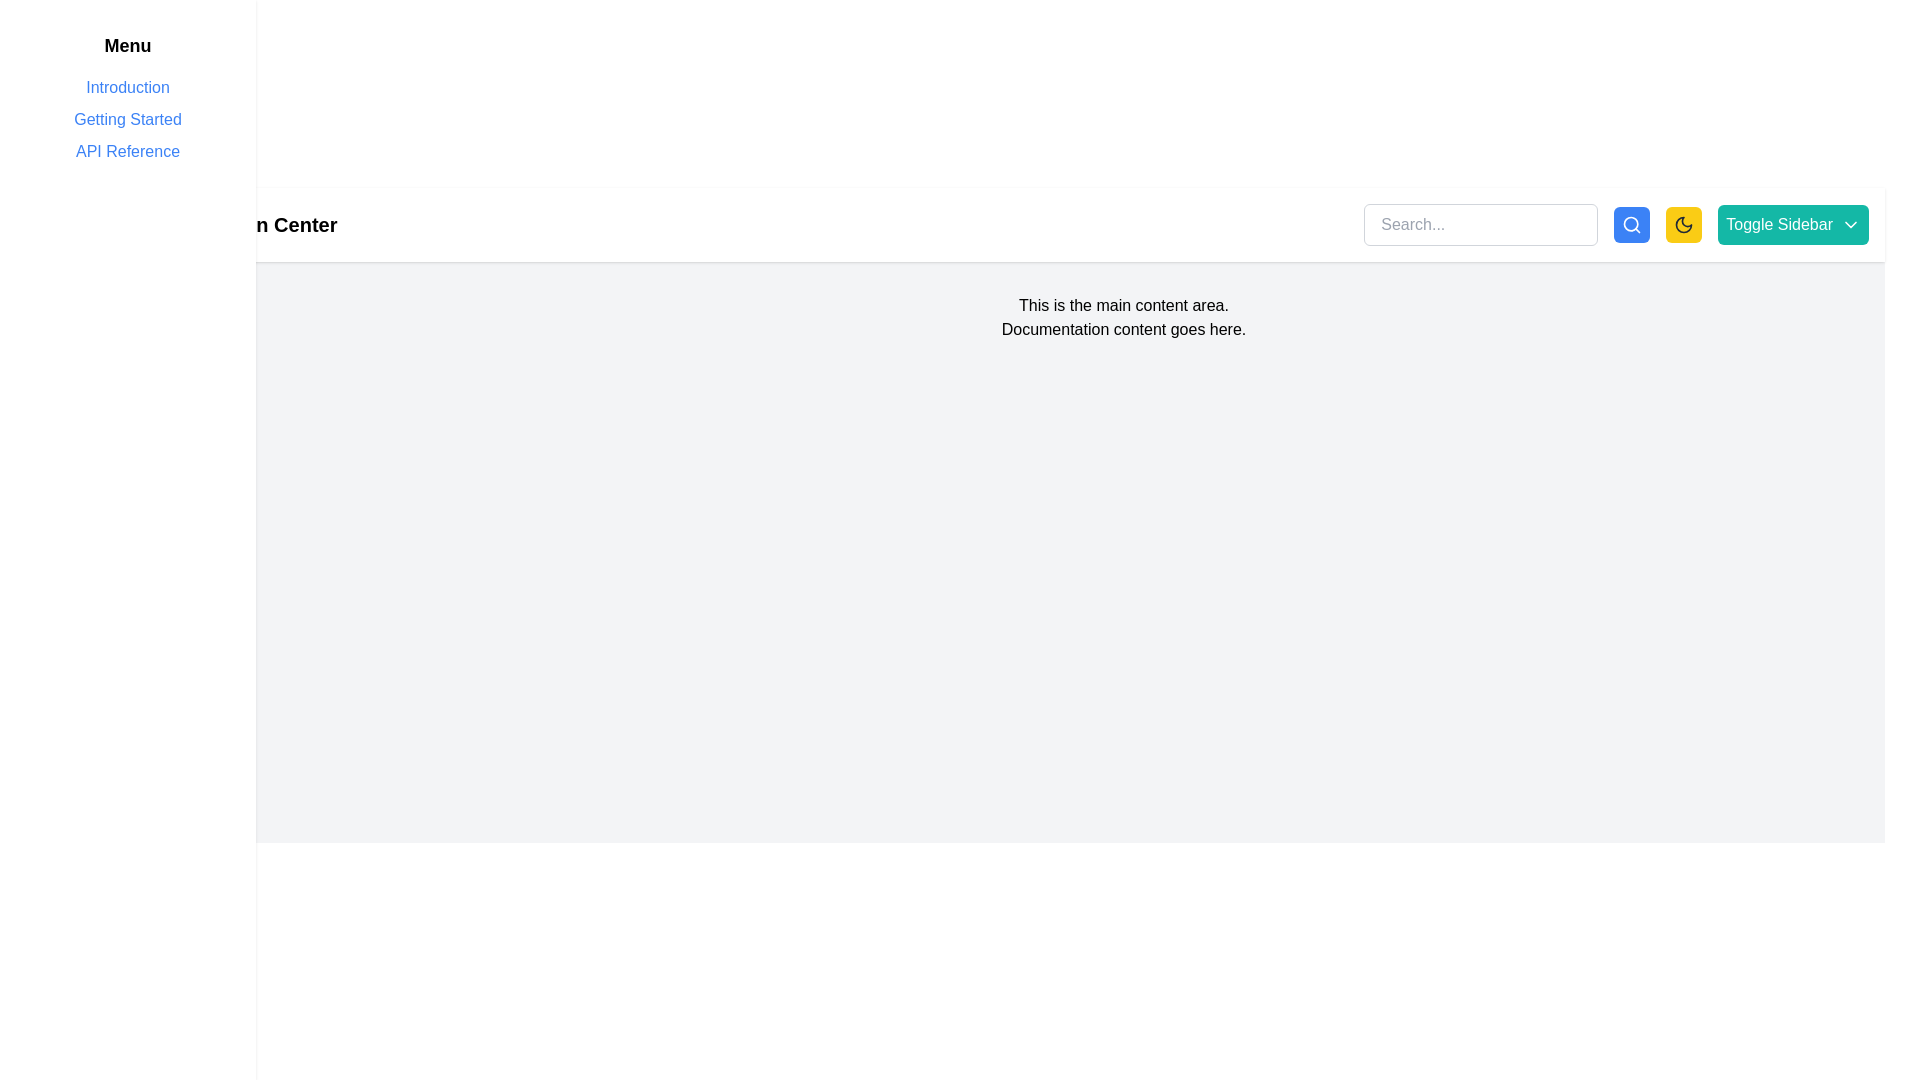 This screenshot has height=1080, width=1920. I want to click on the 'Toggle Sidebar' button, which is a teal rectangular button with rounded corners and white text, located at the far right of the horizontal toolbar, so click(1793, 224).